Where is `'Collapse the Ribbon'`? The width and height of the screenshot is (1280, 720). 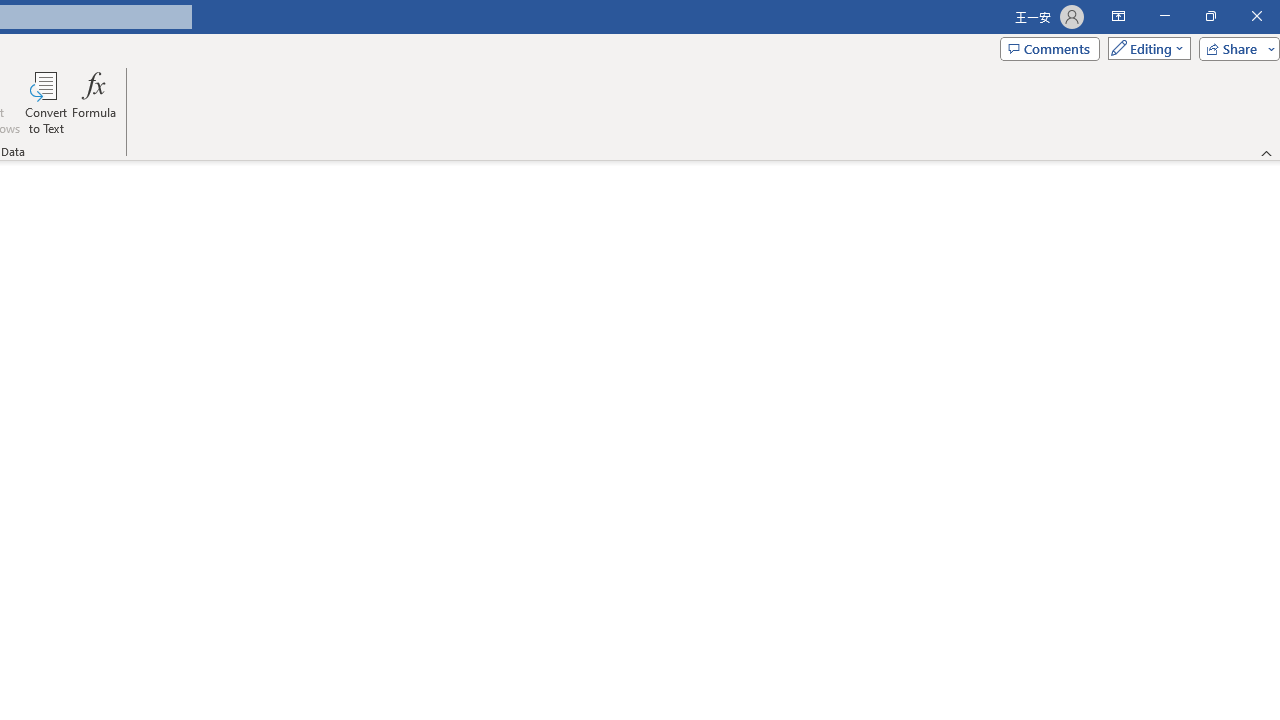
'Collapse the Ribbon' is located at coordinates (1266, 152).